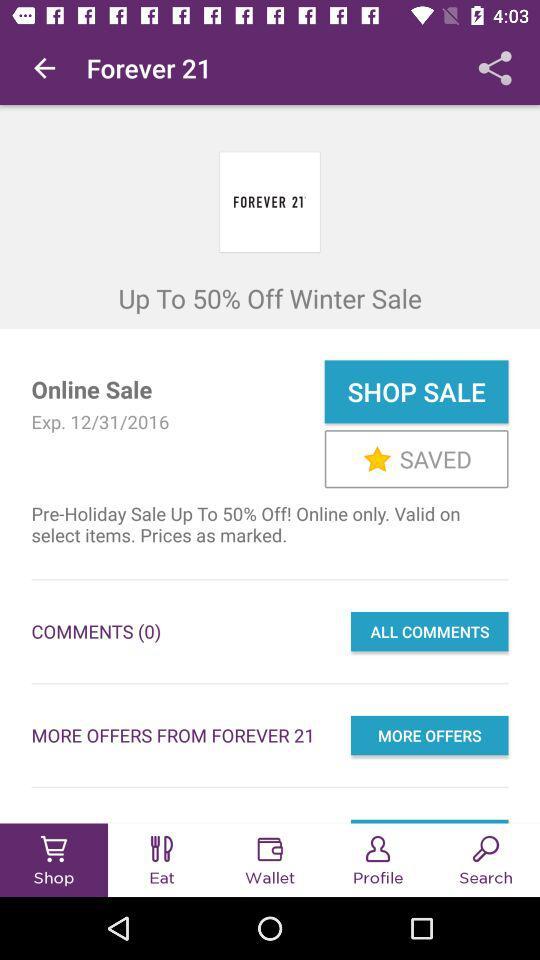 The width and height of the screenshot is (540, 960). Describe the element at coordinates (415, 390) in the screenshot. I see `the item below the up to 50 icon` at that location.